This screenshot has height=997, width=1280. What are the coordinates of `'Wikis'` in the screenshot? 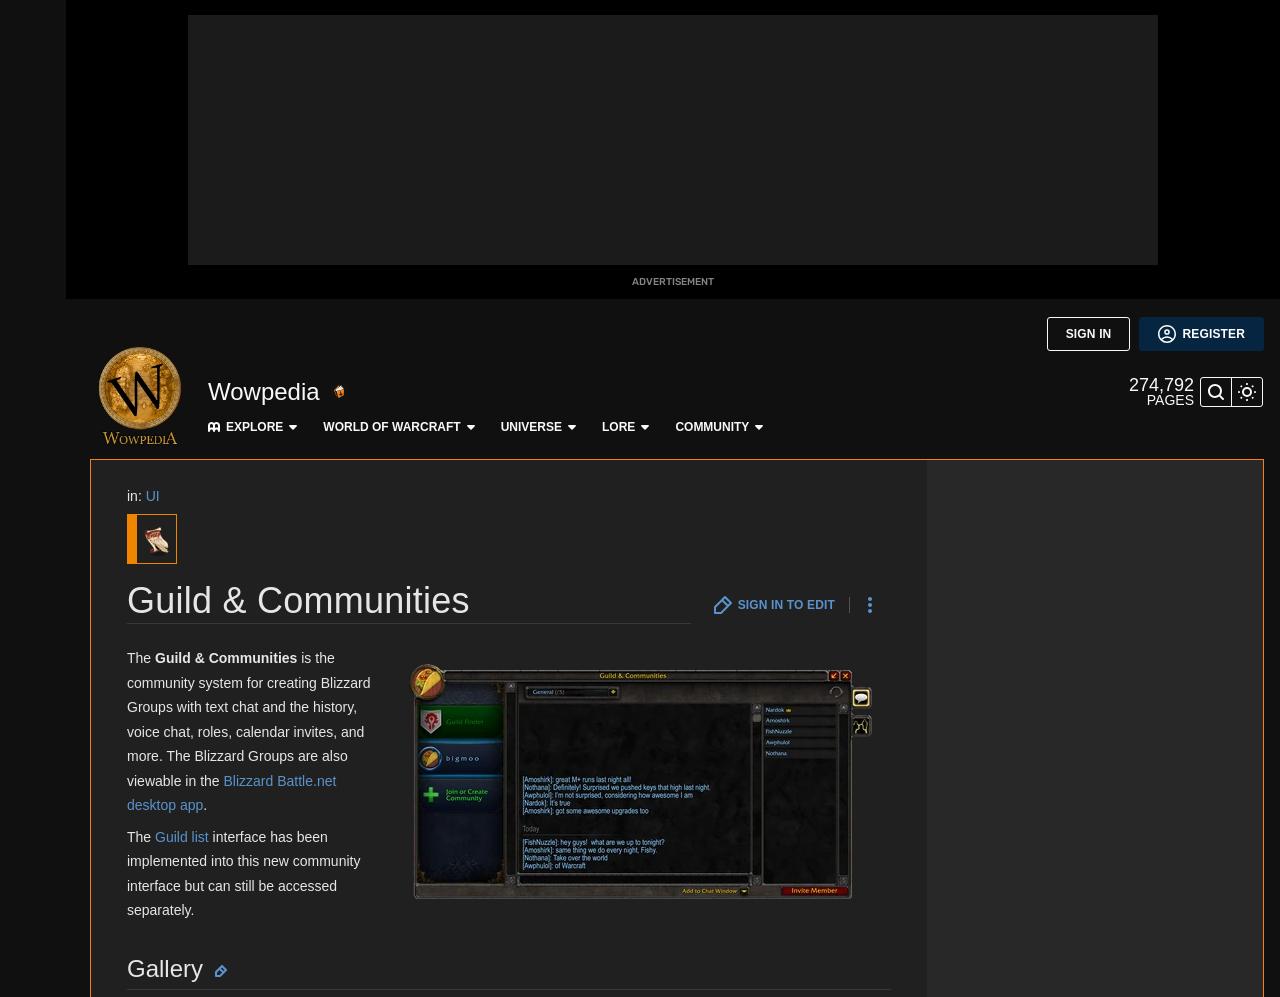 It's located at (33, 643).